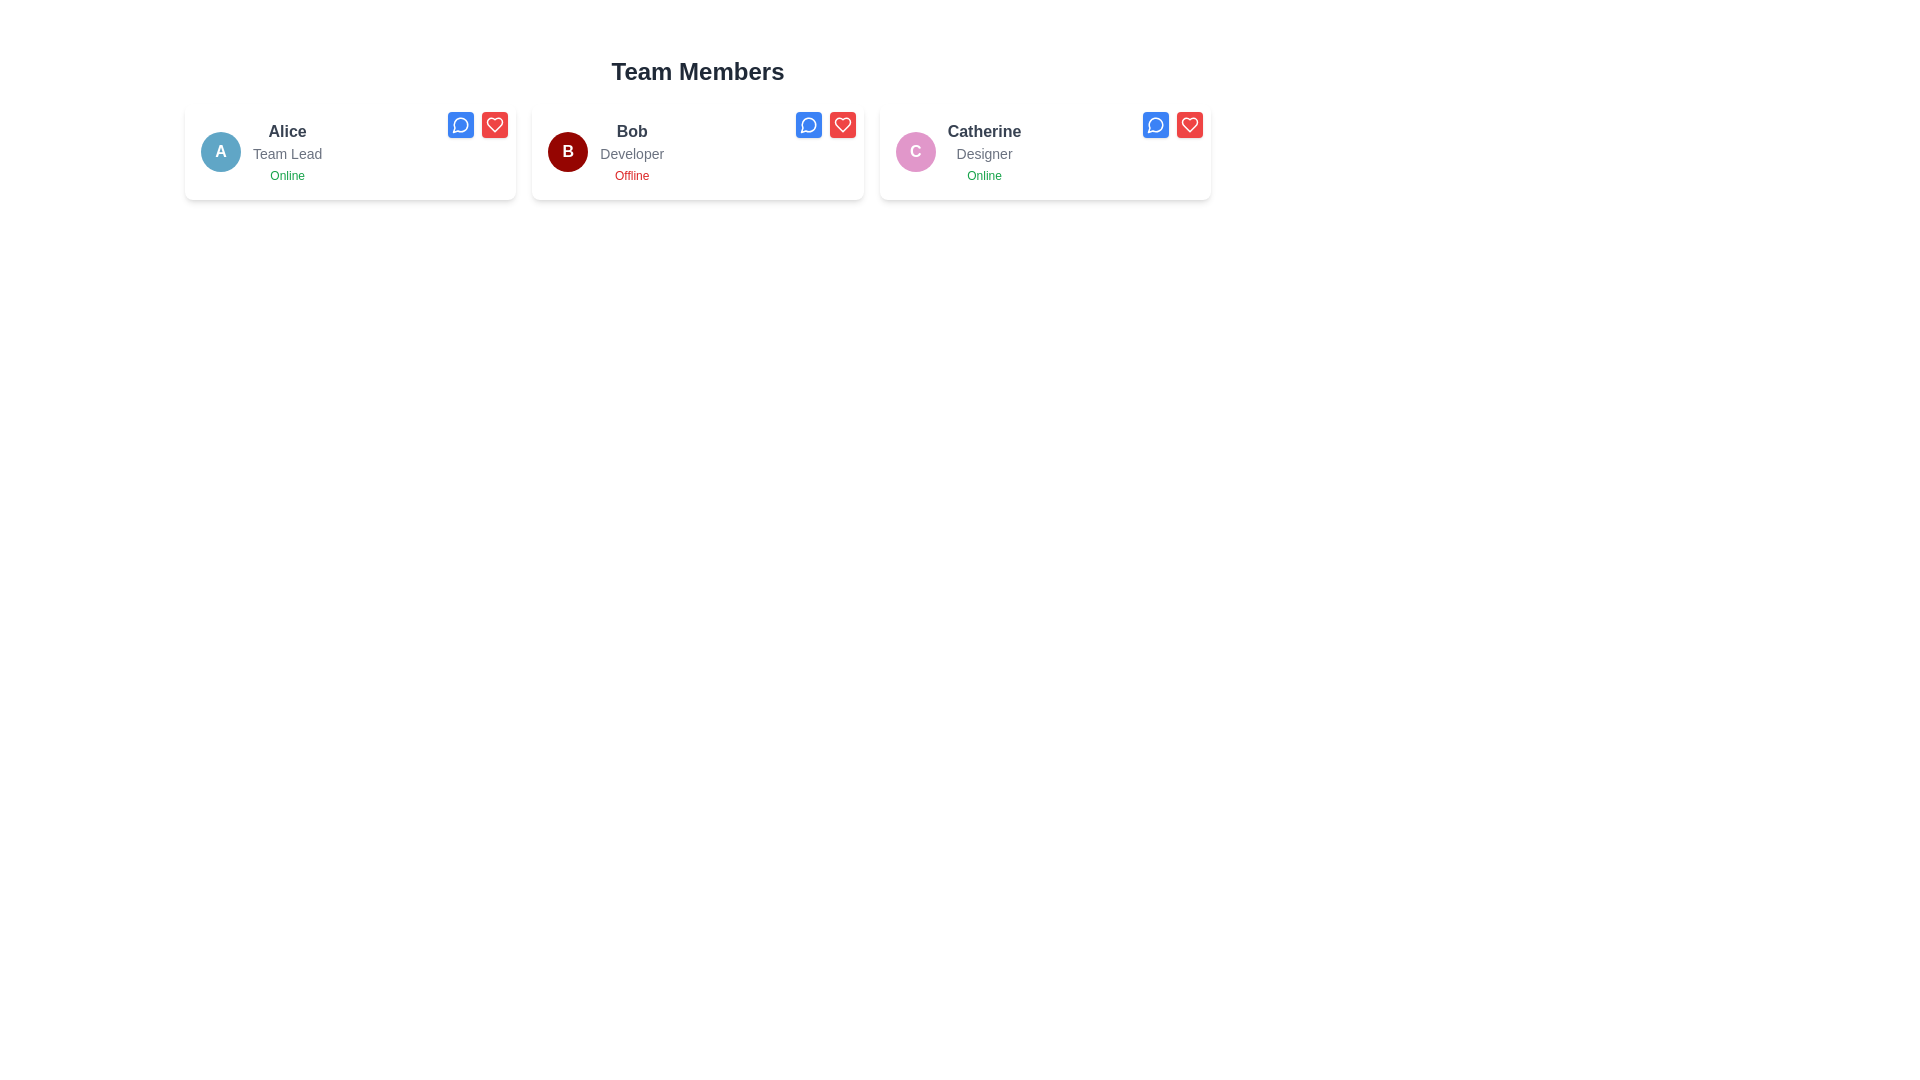 The height and width of the screenshot is (1080, 1920). Describe the element at coordinates (1155, 125) in the screenshot. I see `the chat initiation icon located in the top-right corner of the card labeled Catherine` at that location.